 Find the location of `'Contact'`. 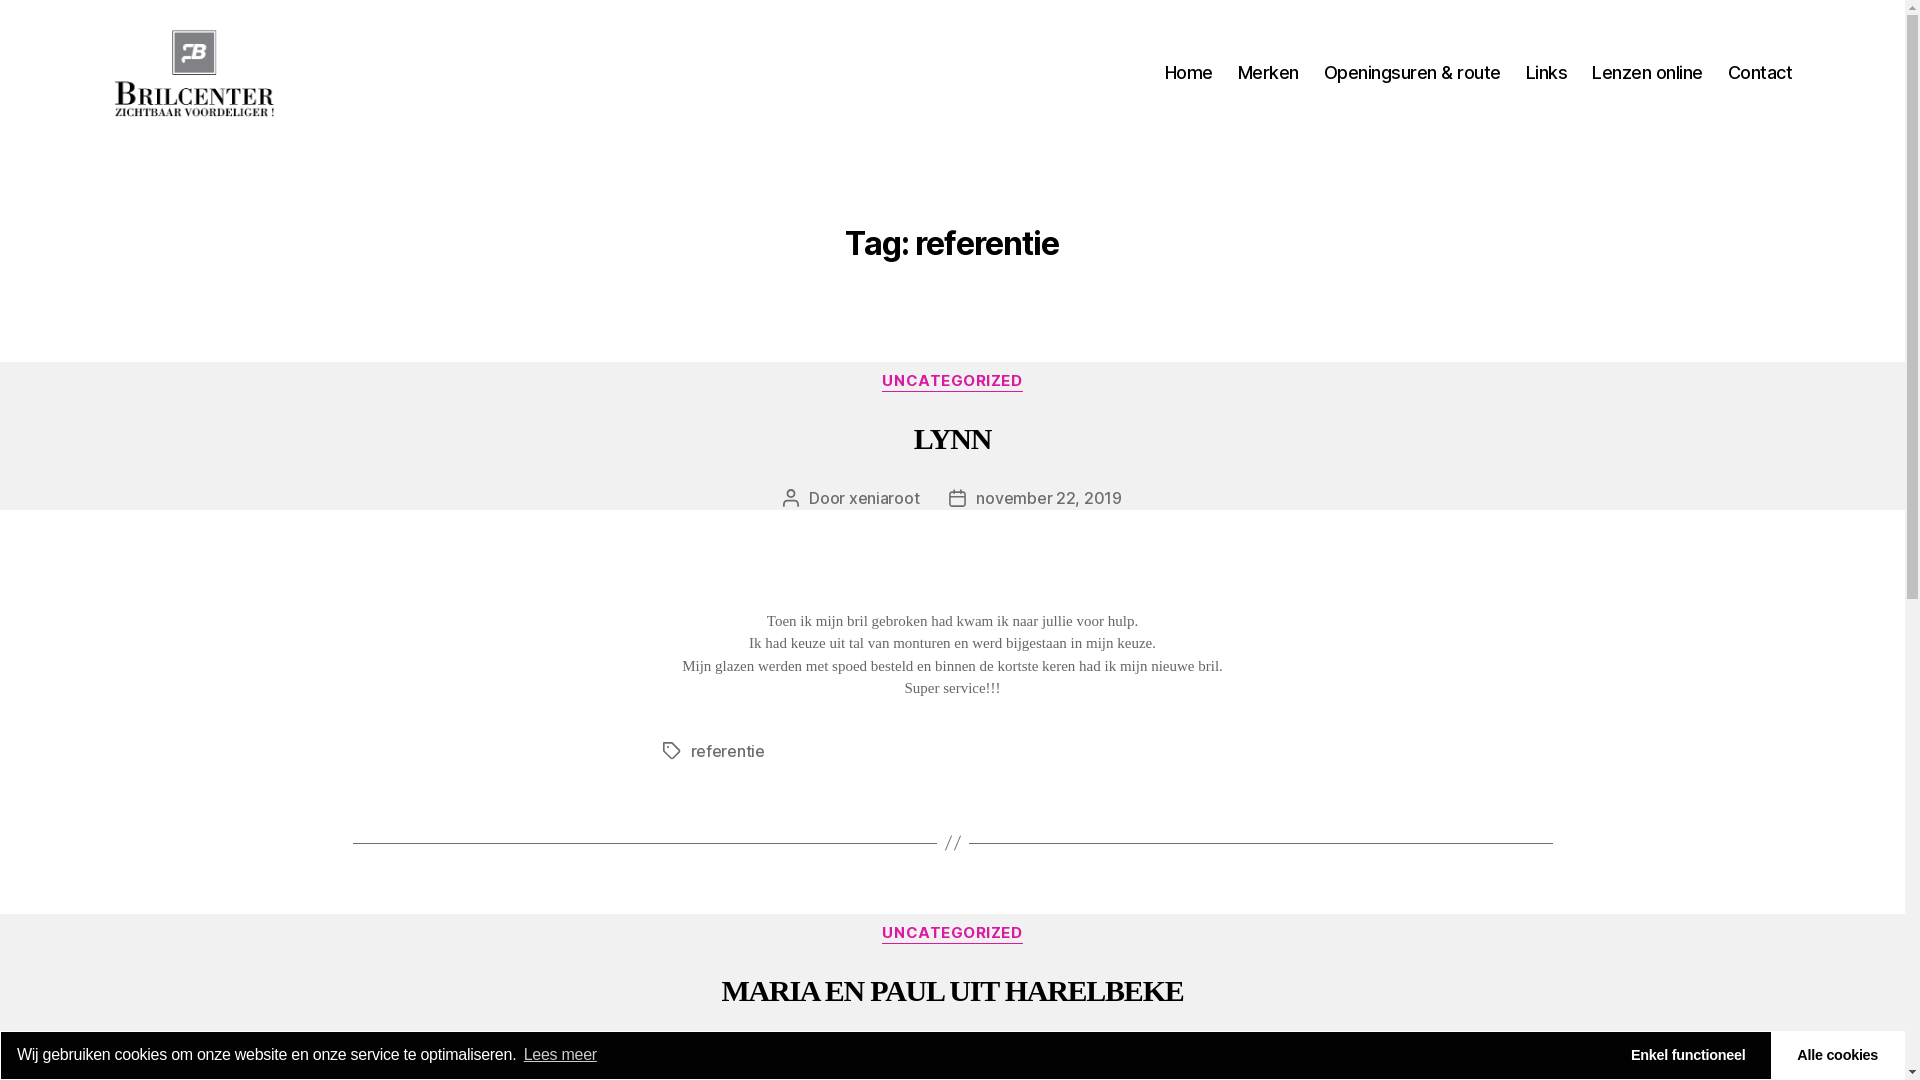

'Contact' is located at coordinates (1727, 72).